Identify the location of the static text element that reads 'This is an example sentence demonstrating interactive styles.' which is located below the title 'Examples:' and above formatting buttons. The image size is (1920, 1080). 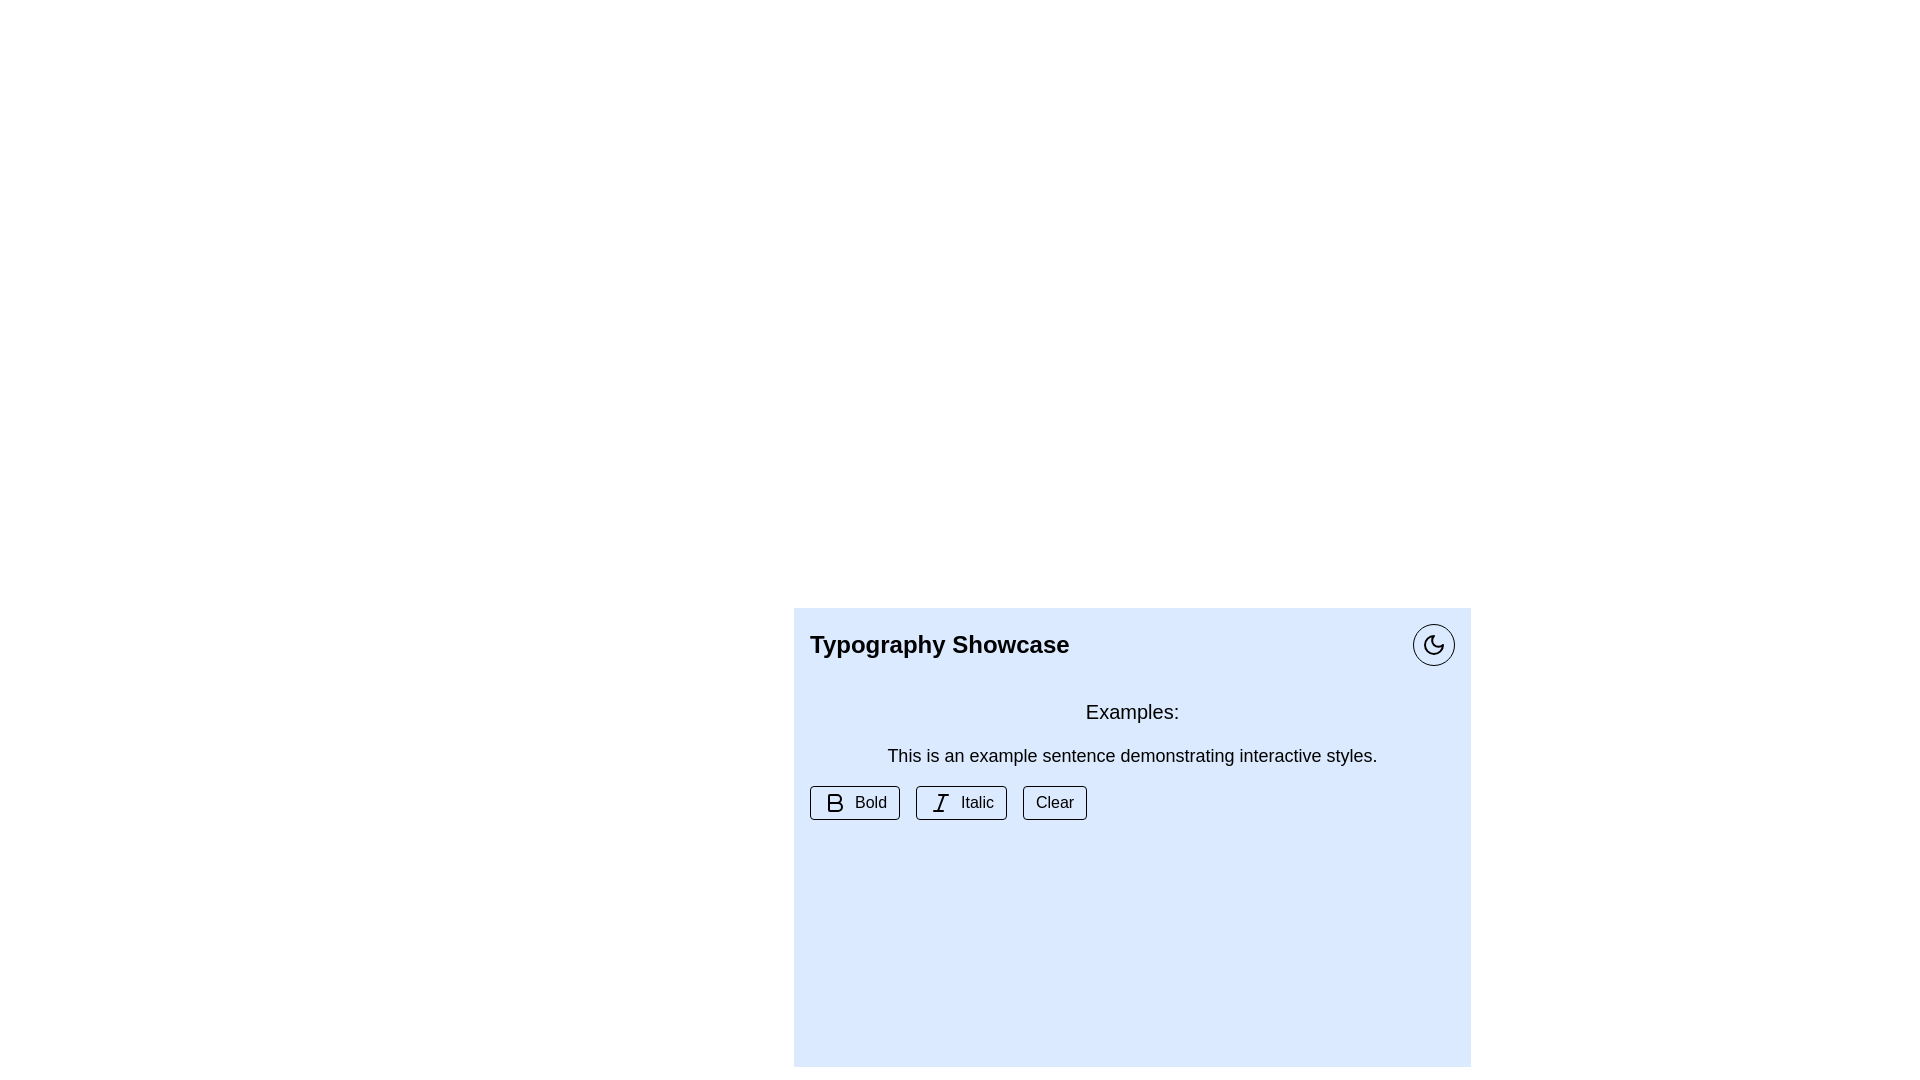
(1132, 756).